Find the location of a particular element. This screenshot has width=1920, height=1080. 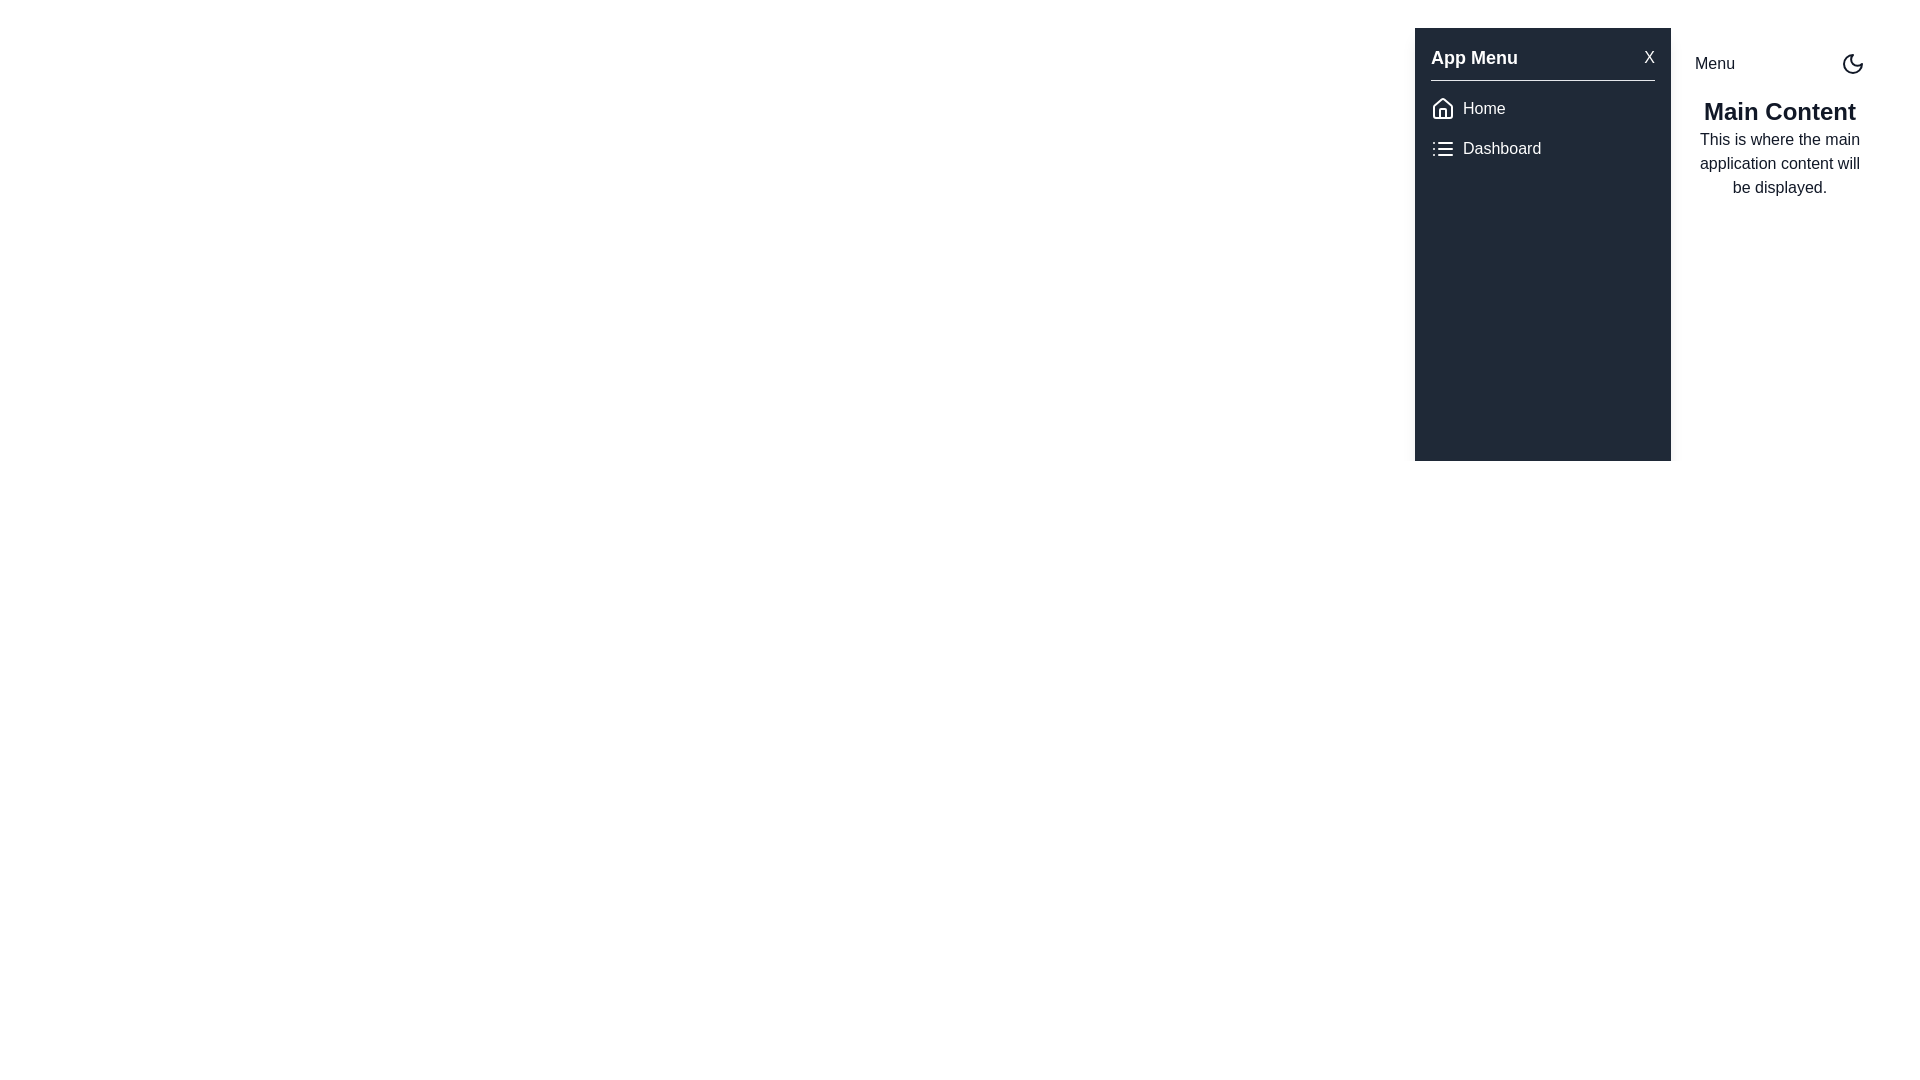

the bulleted list icon located in the left-hand navigation menu next to the 'Dashboard' label is located at coordinates (1443, 148).